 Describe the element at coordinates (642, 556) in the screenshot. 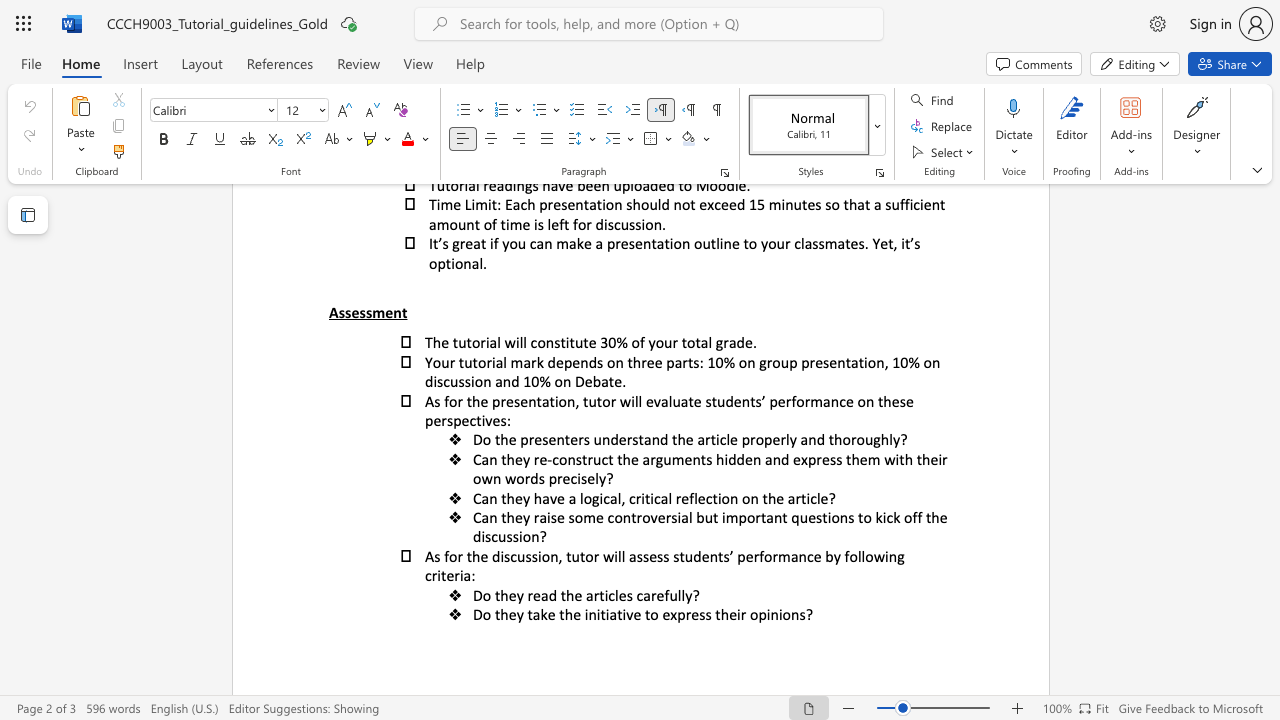

I see `the subset text "sess students’ performance b" within the text "As for the discussion, tutor will assess students’ performance by following criteria:"` at that location.